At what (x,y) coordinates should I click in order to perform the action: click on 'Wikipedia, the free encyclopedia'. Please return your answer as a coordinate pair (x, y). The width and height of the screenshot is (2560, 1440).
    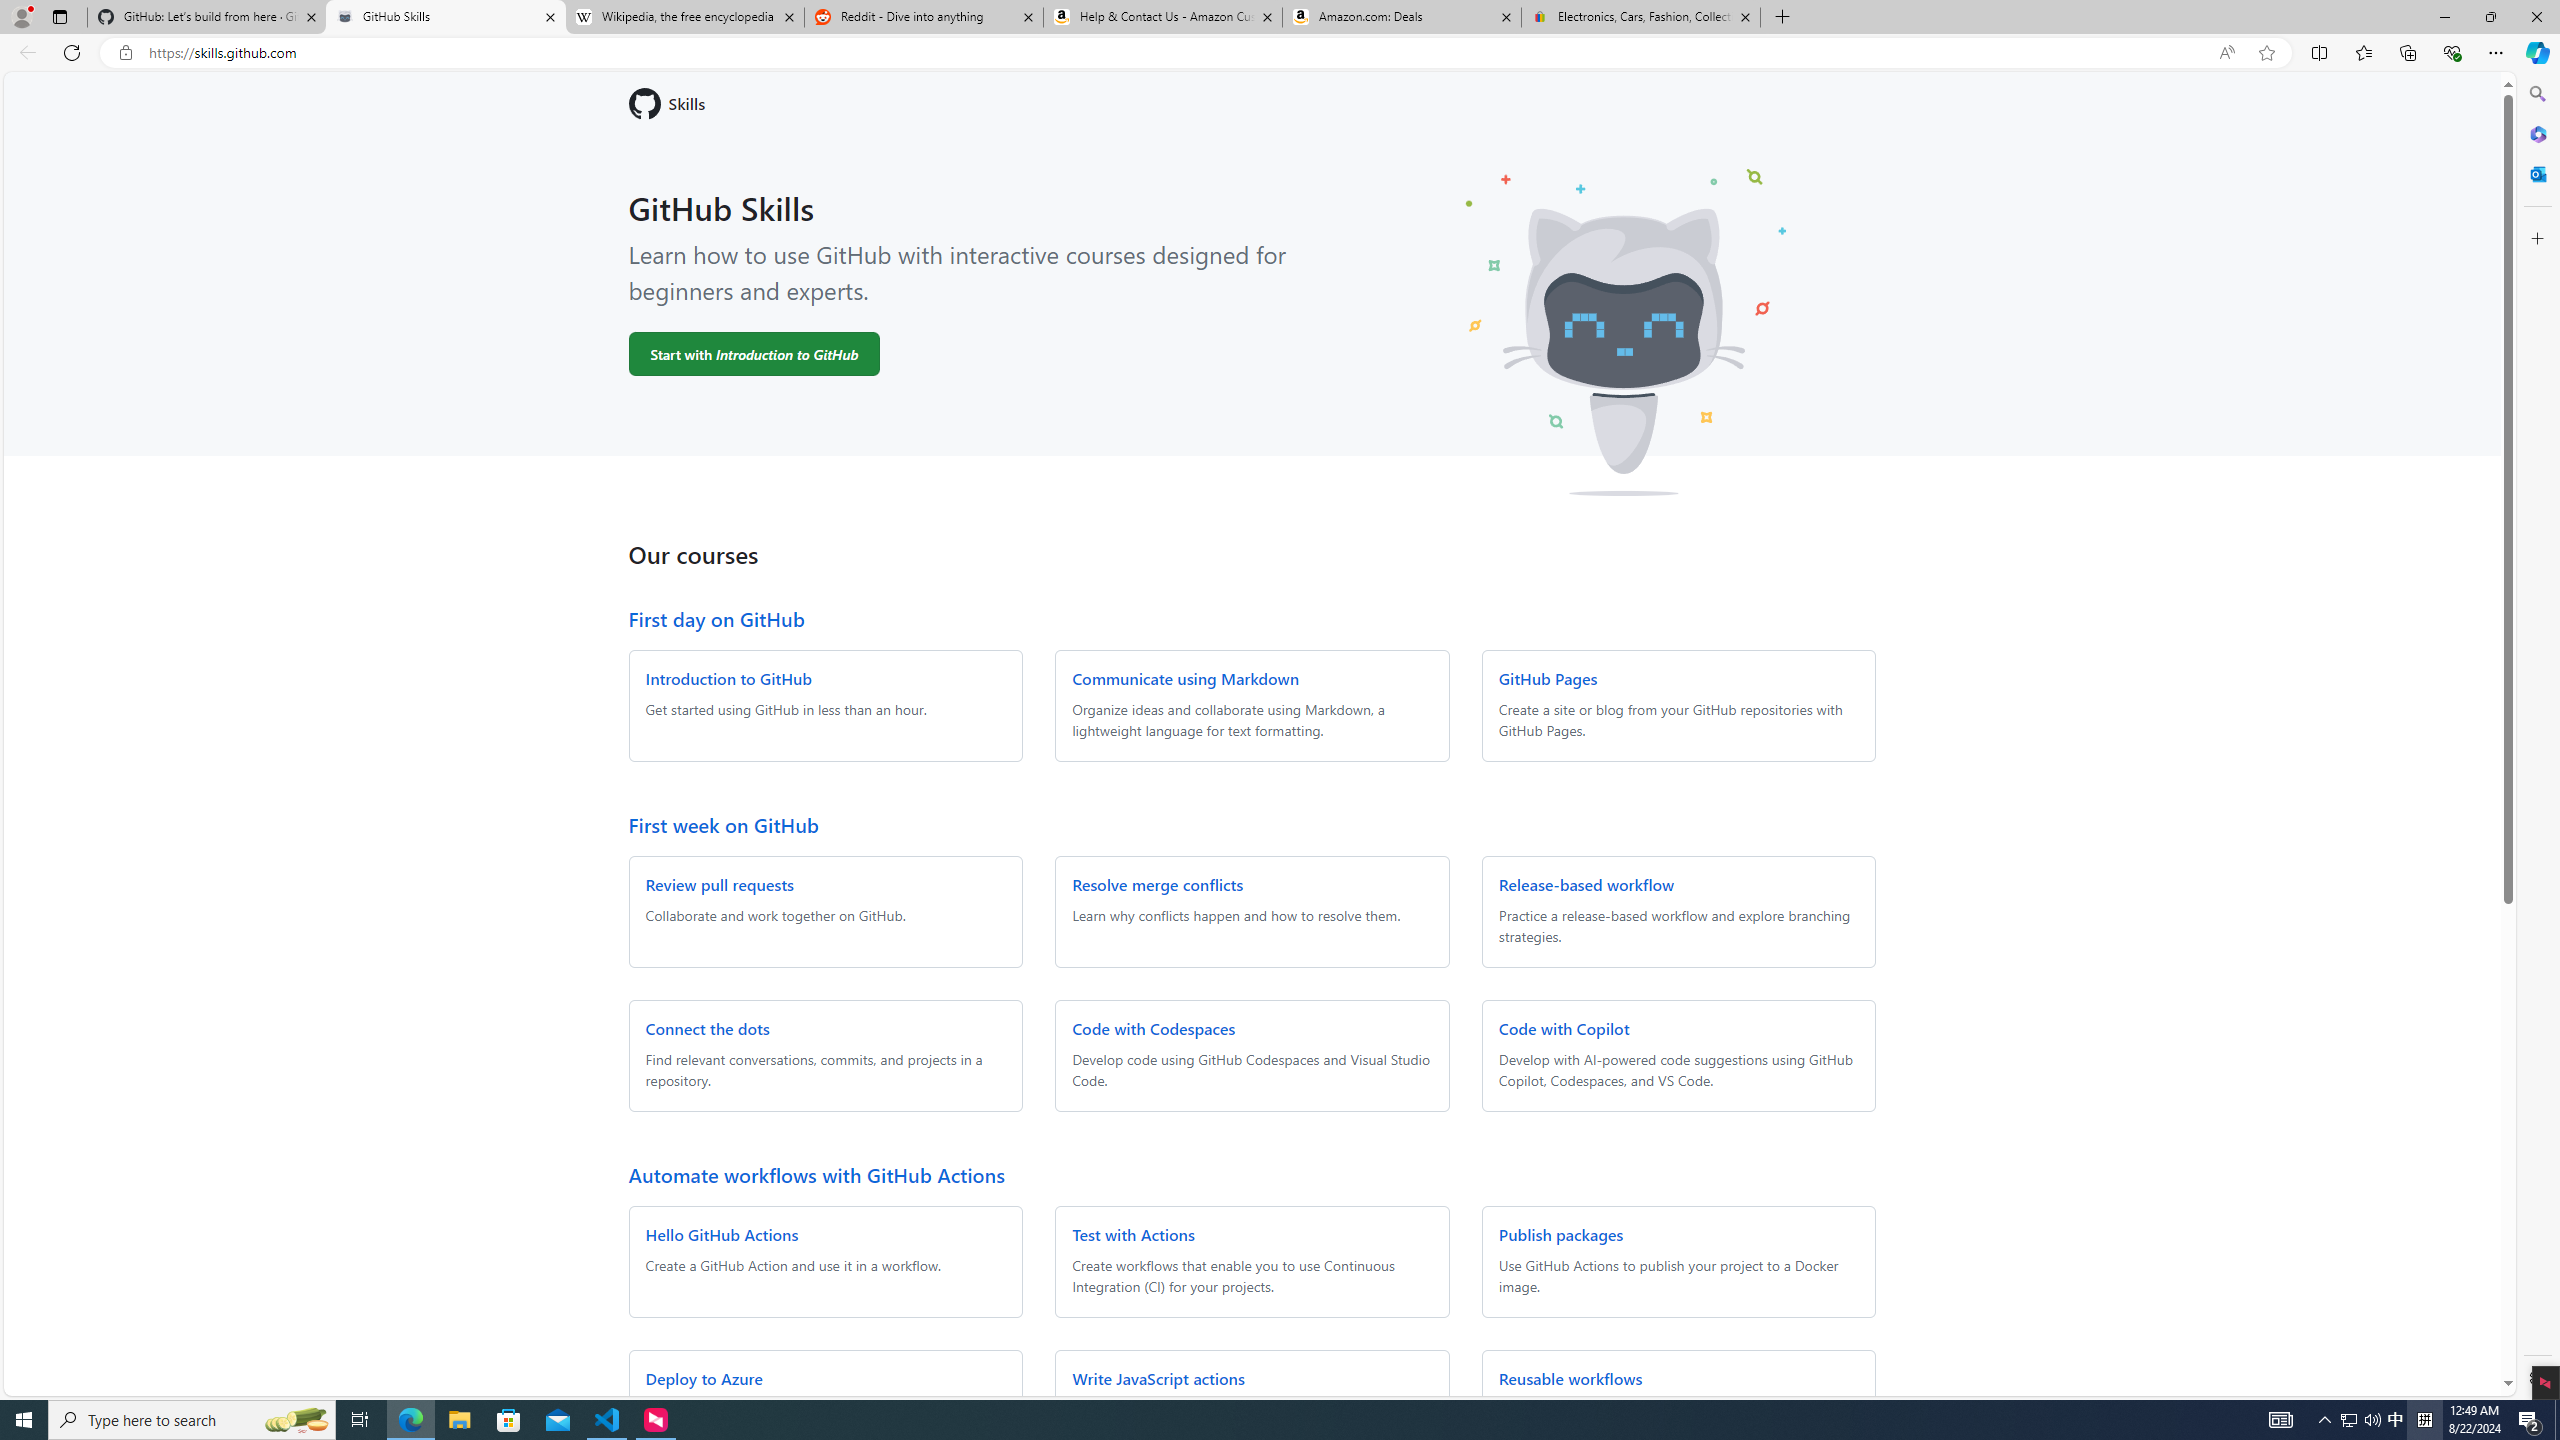
    Looking at the image, I should click on (685, 16).